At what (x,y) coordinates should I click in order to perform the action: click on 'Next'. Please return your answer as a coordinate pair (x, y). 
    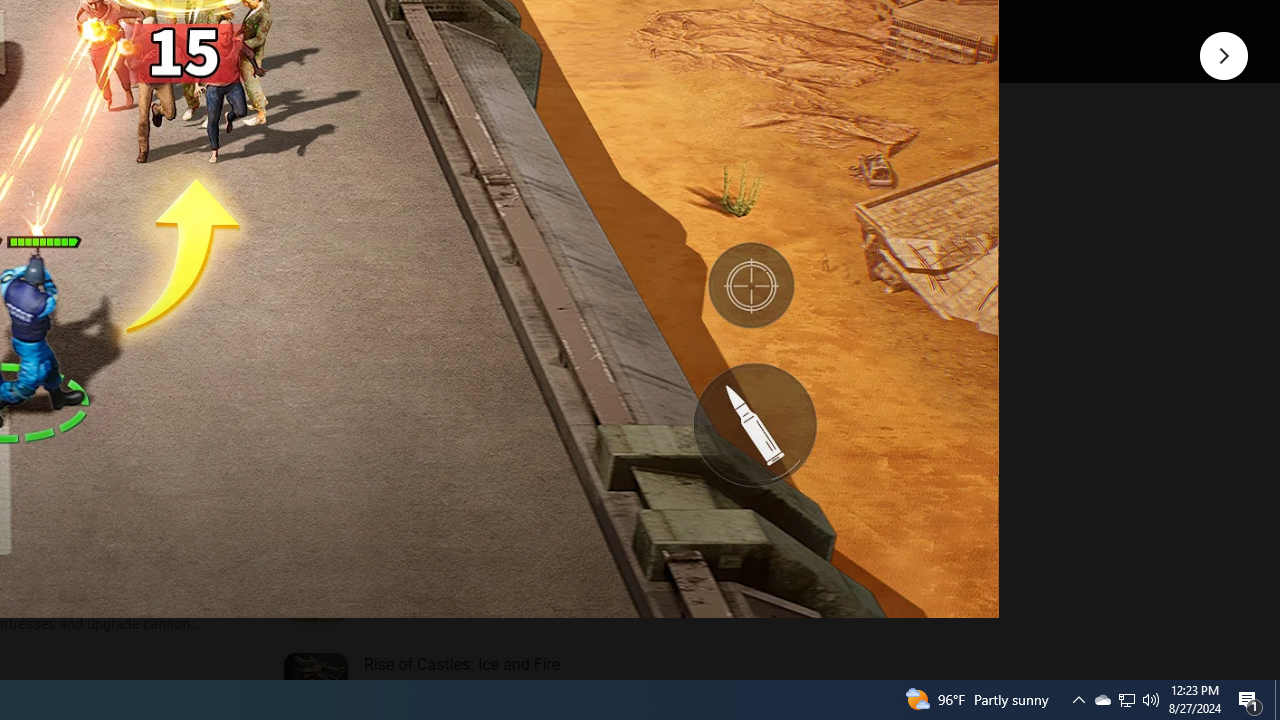
    Looking at the image, I should click on (1223, 54).